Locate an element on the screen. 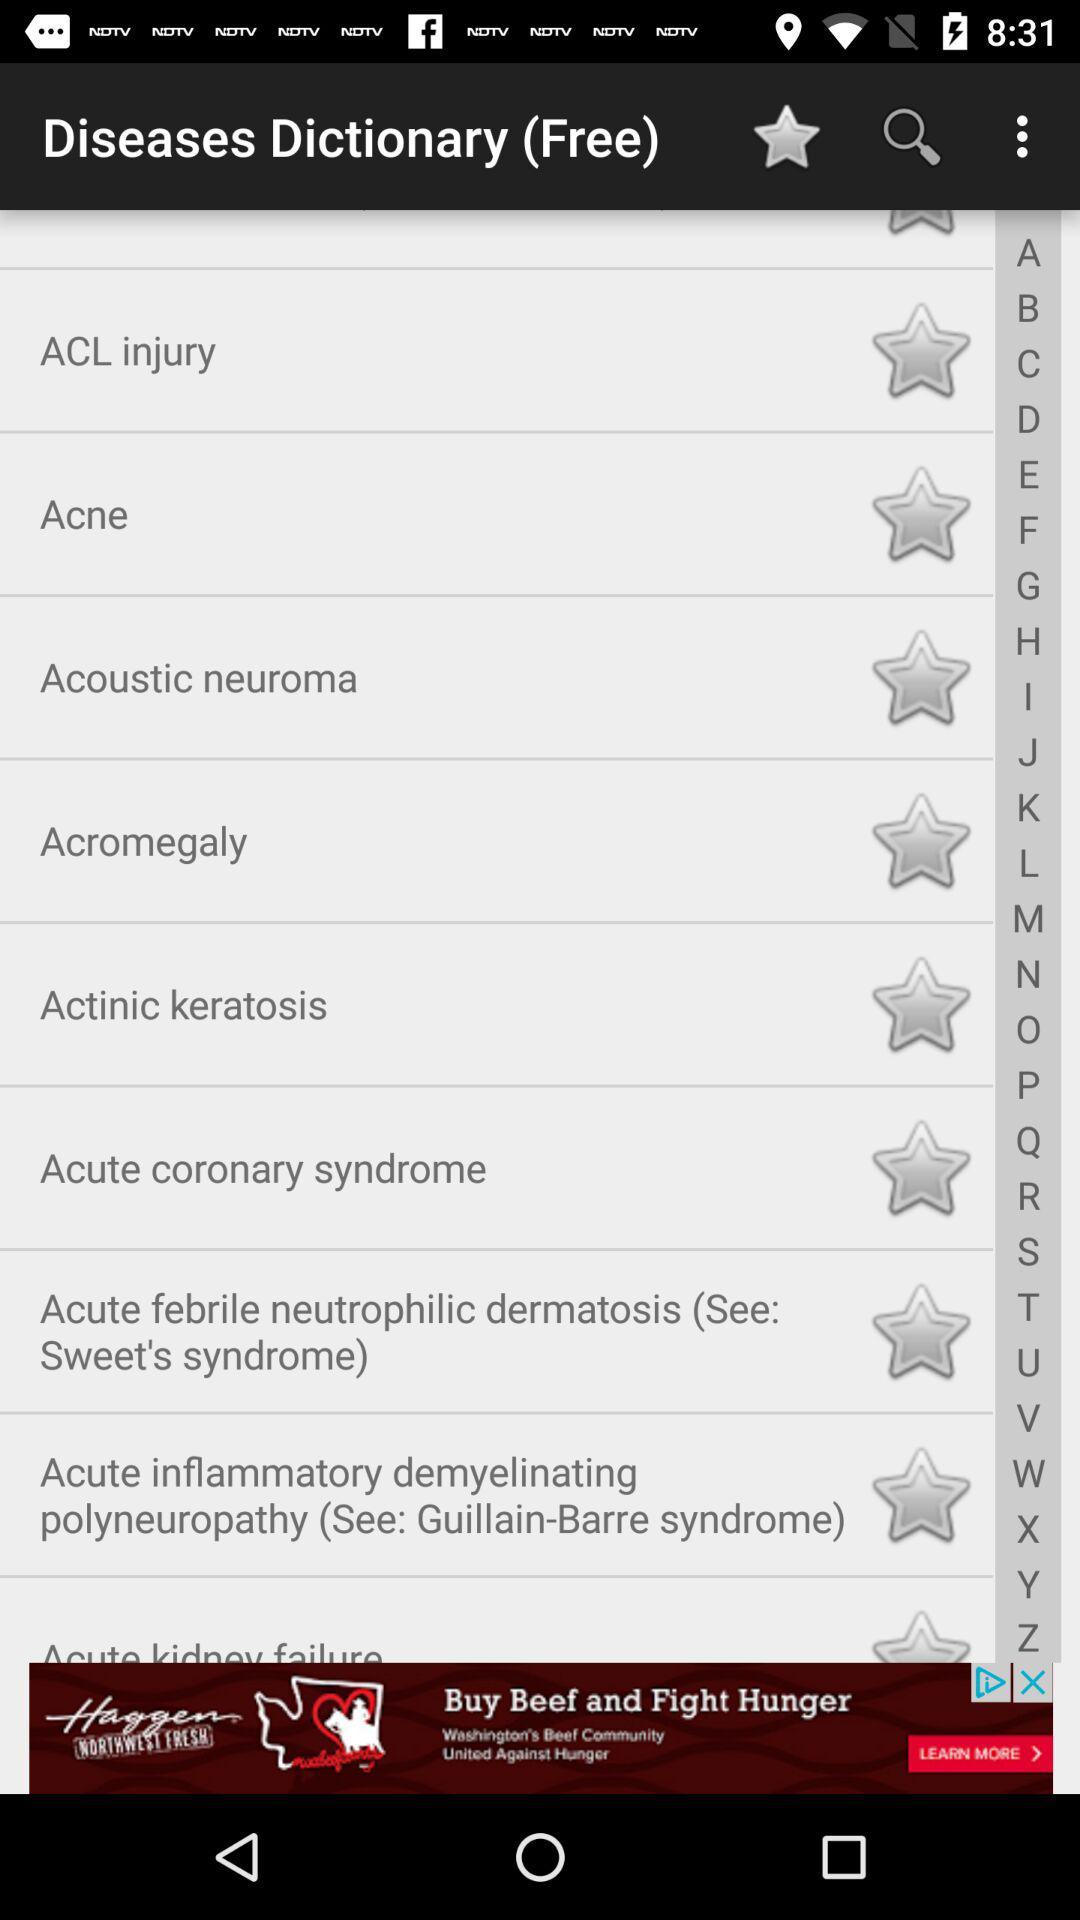 This screenshot has height=1920, width=1080. like is located at coordinates (920, 346).